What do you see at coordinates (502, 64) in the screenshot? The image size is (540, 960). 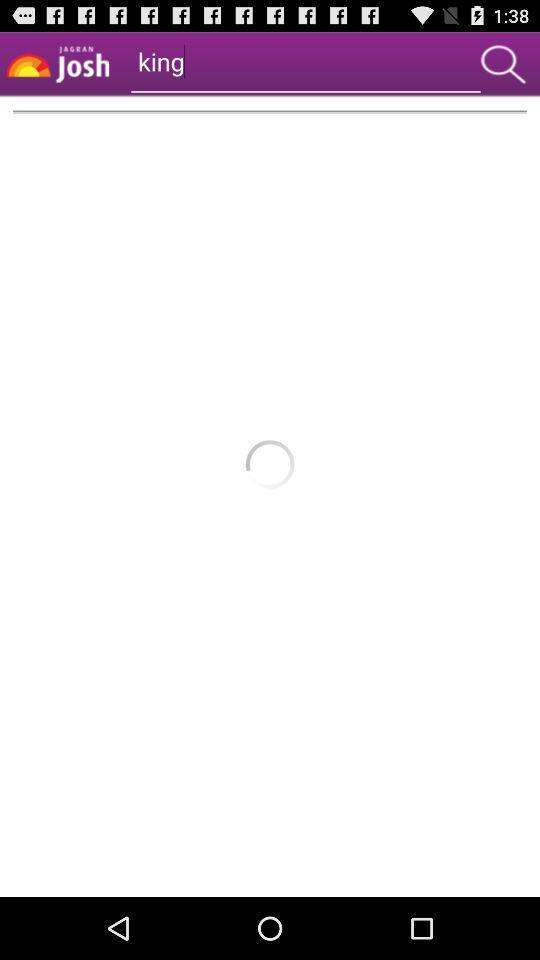 I see `search keyword` at bounding box center [502, 64].